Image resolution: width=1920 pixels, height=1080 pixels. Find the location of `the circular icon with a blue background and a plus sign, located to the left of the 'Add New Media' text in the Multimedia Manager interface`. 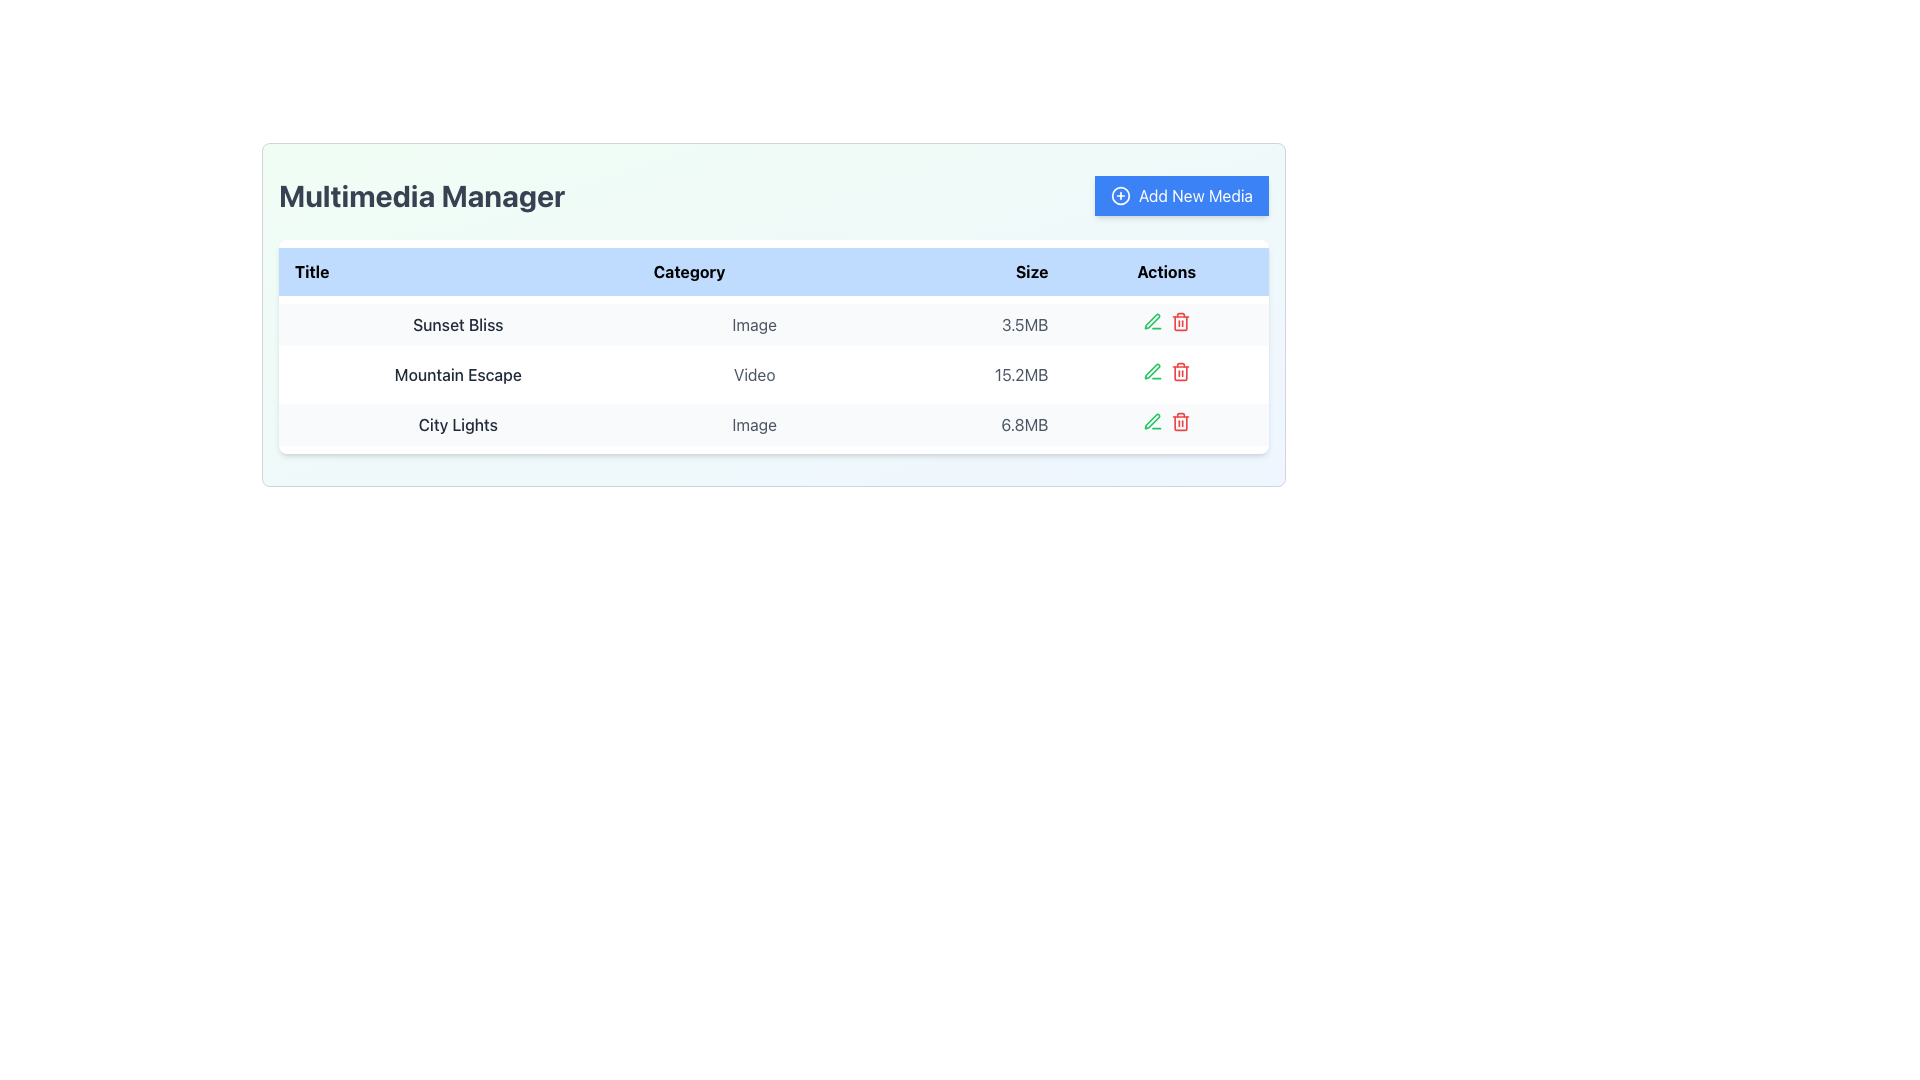

the circular icon with a blue background and a plus sign, located to the left of the 'Add New Media' text in the Multimedia Manager interface is located at coordinates (1120, 196).